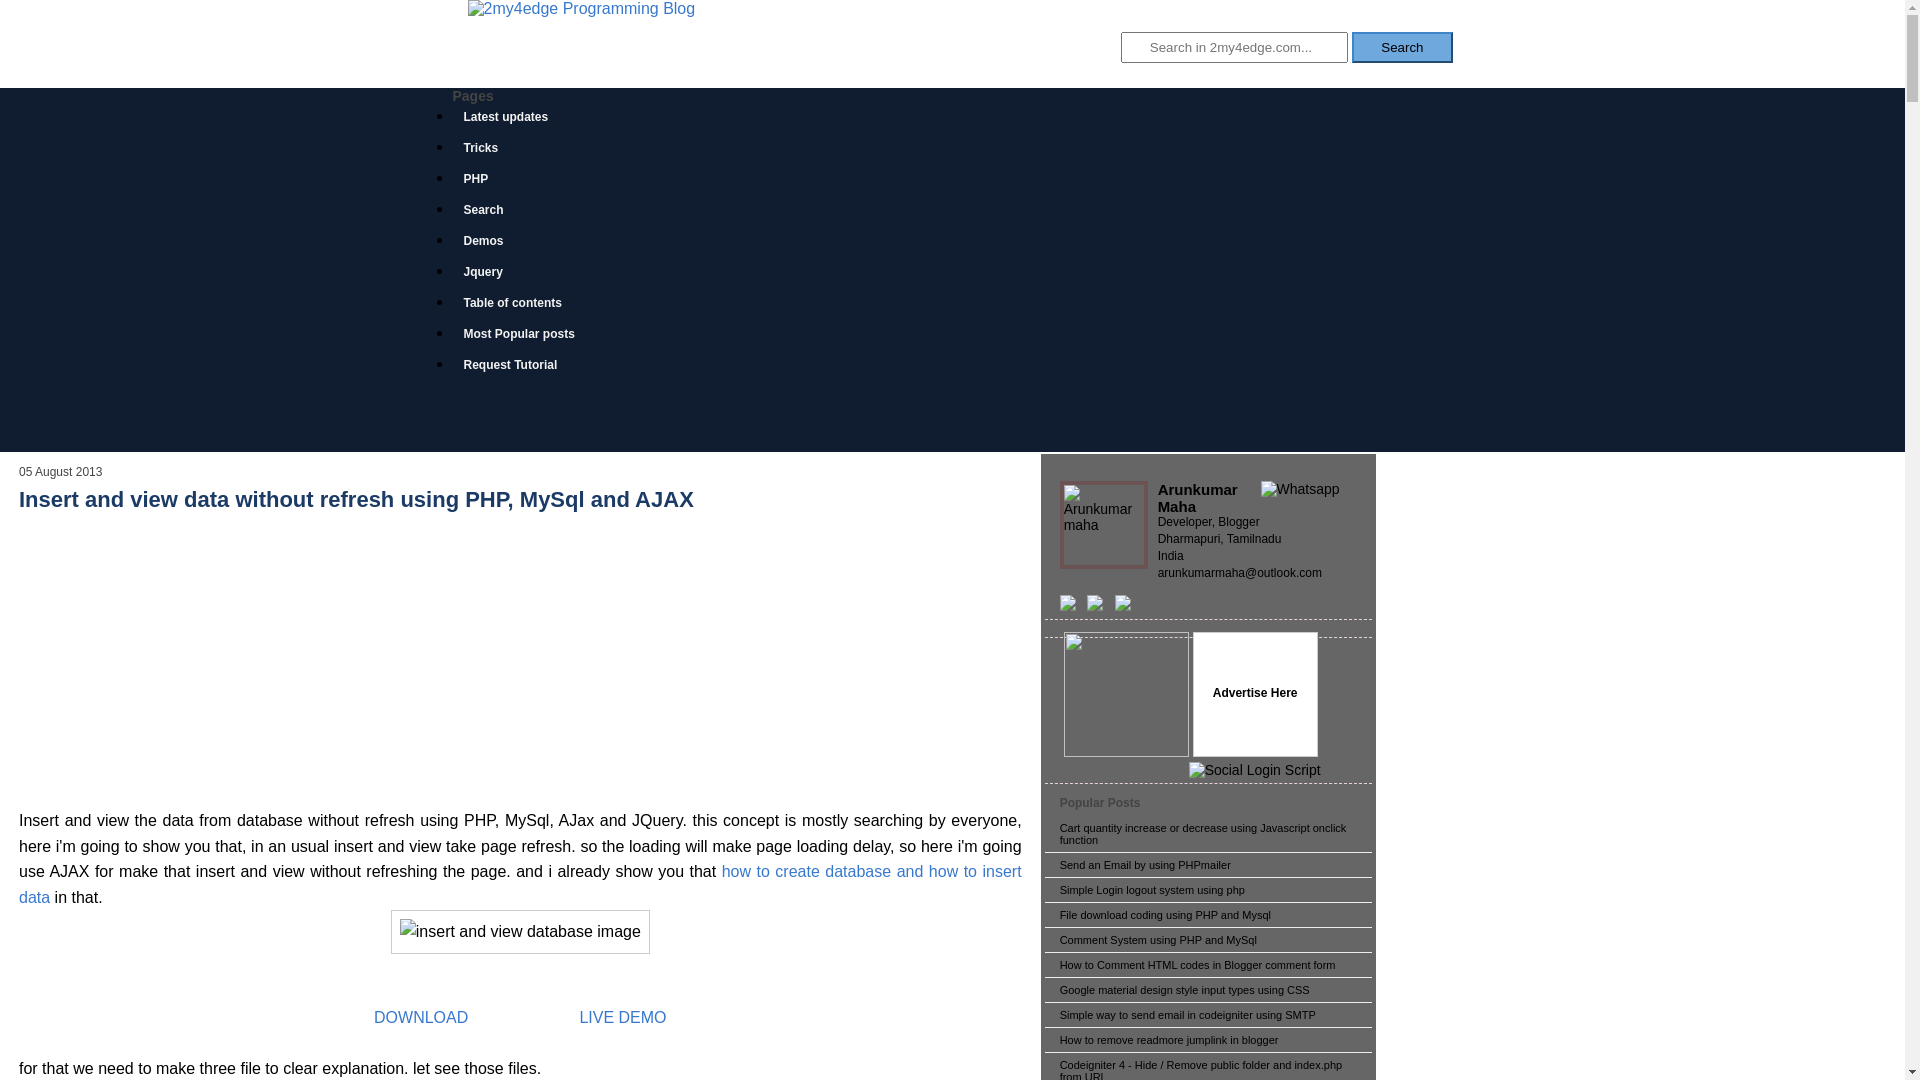 Image resolution: width=1920 pixels, height=1080 pixels. What do you see at coordinates (1188, 1014) in the screenshot?
I see `'Simple way to send email in codeigniter using SMTP'` at bounding box center [1188, 1014].